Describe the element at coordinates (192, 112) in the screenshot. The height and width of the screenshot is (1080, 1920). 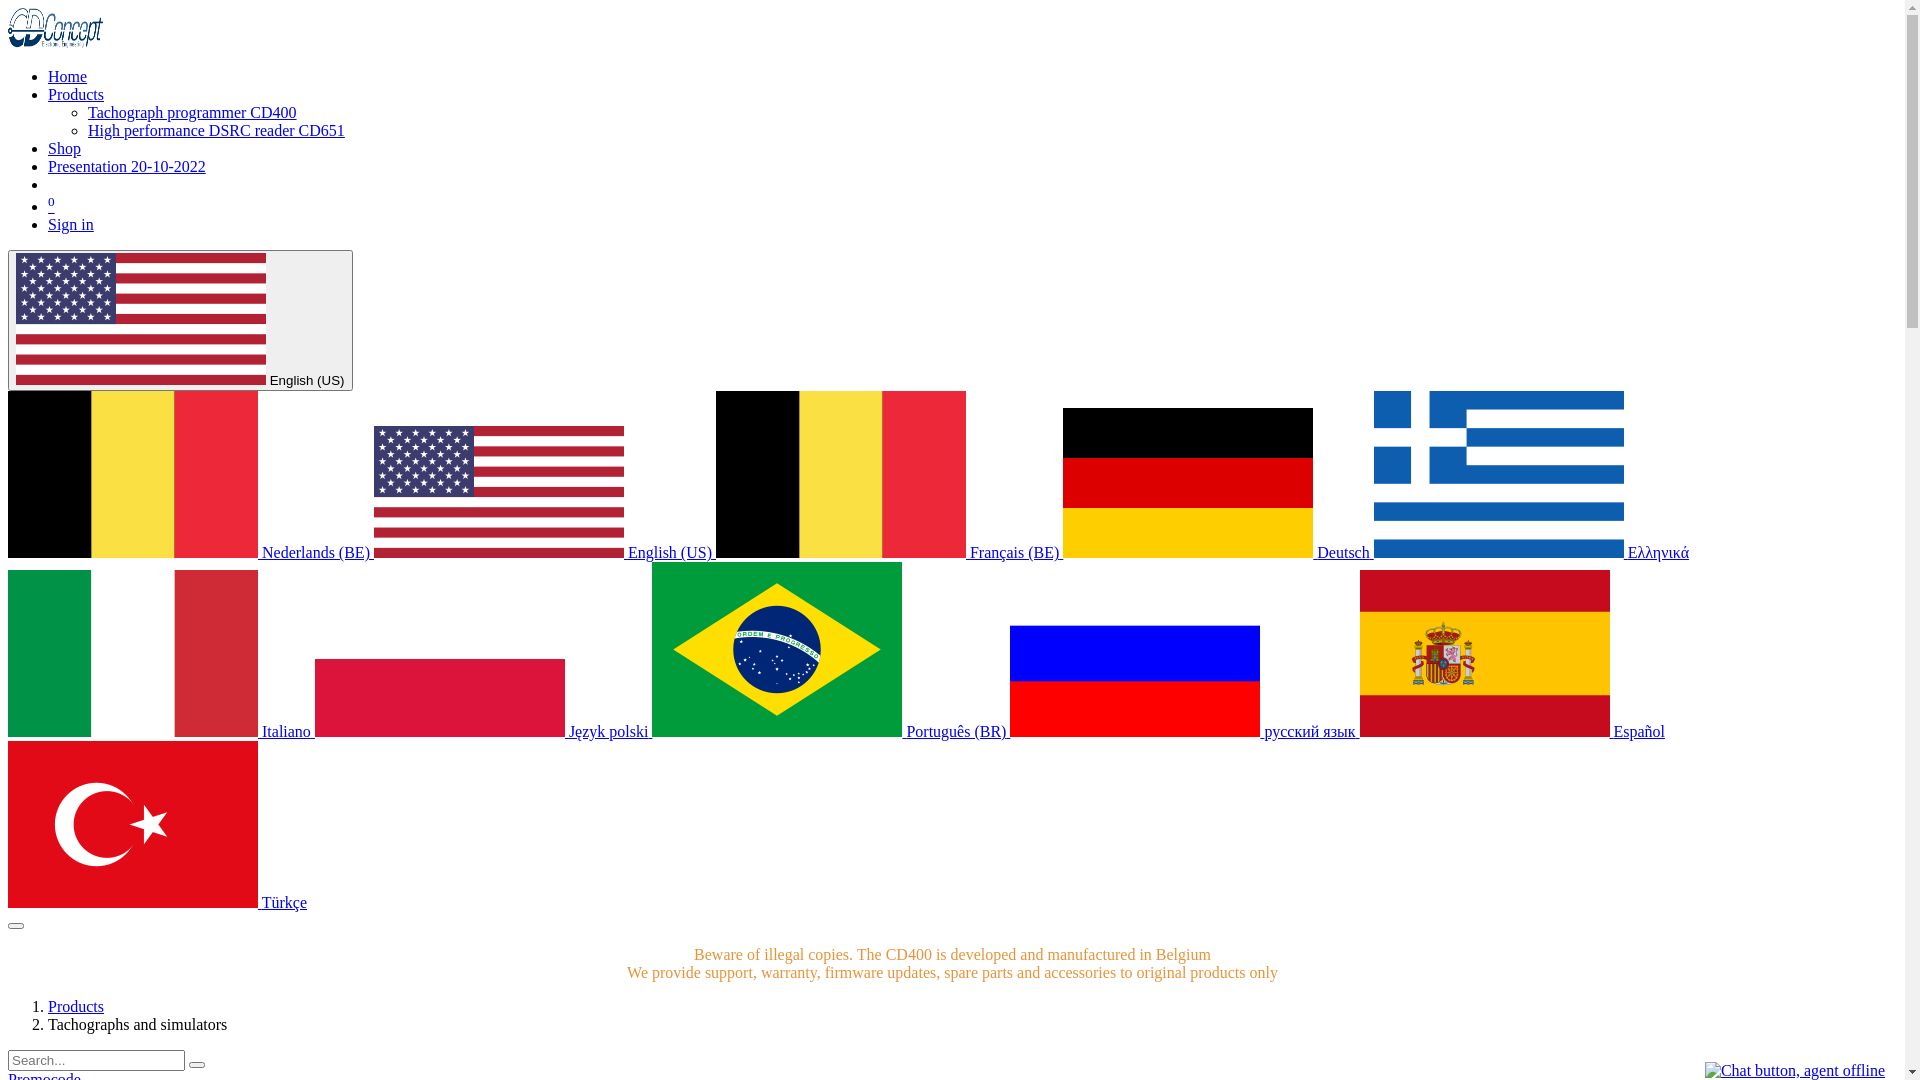
I see `'Tachograph programmer CD400'` at that location.